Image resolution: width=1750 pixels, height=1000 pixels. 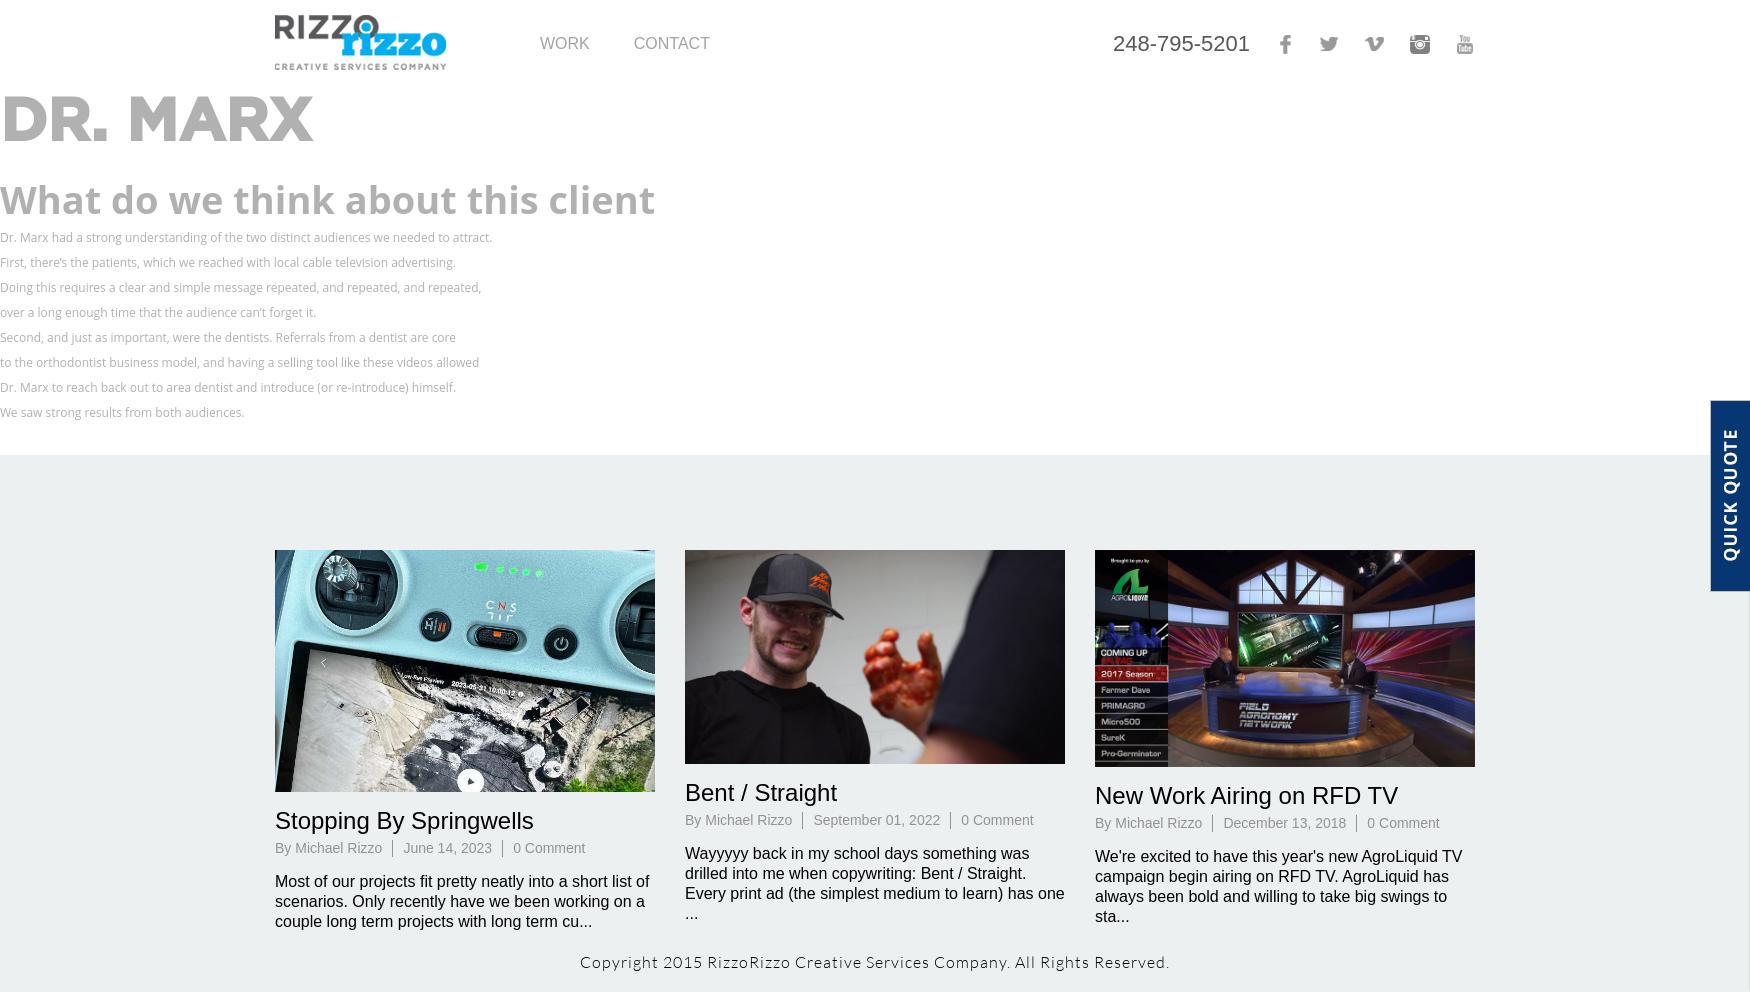 What do you see at coordinates (402, 847) in the screenshot?
I see `'June 14, 2023'` at bounding box center [402, 847].